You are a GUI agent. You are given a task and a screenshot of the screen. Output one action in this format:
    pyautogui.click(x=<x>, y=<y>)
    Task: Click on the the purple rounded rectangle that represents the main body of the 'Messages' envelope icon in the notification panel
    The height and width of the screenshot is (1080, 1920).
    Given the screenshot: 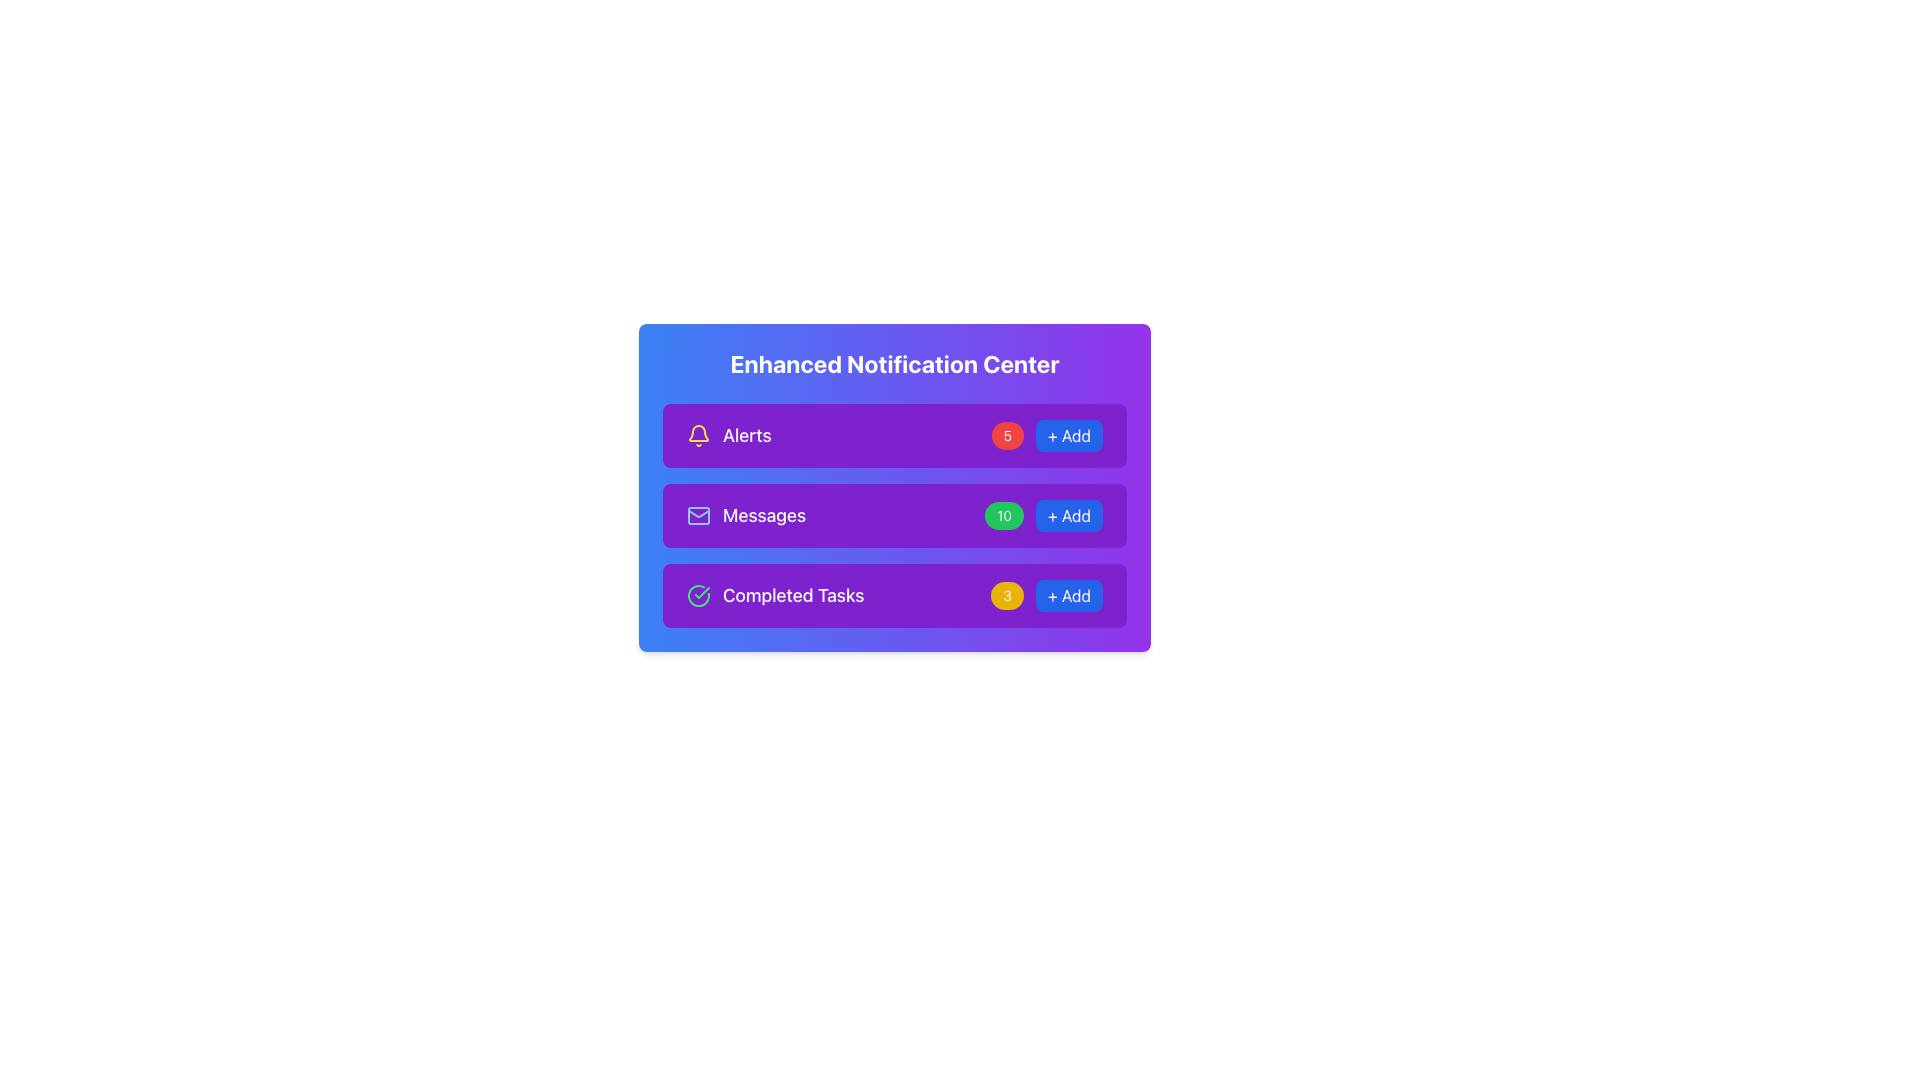 What is the action you would take?
    pyautogui.click(x=699, y=515)
    